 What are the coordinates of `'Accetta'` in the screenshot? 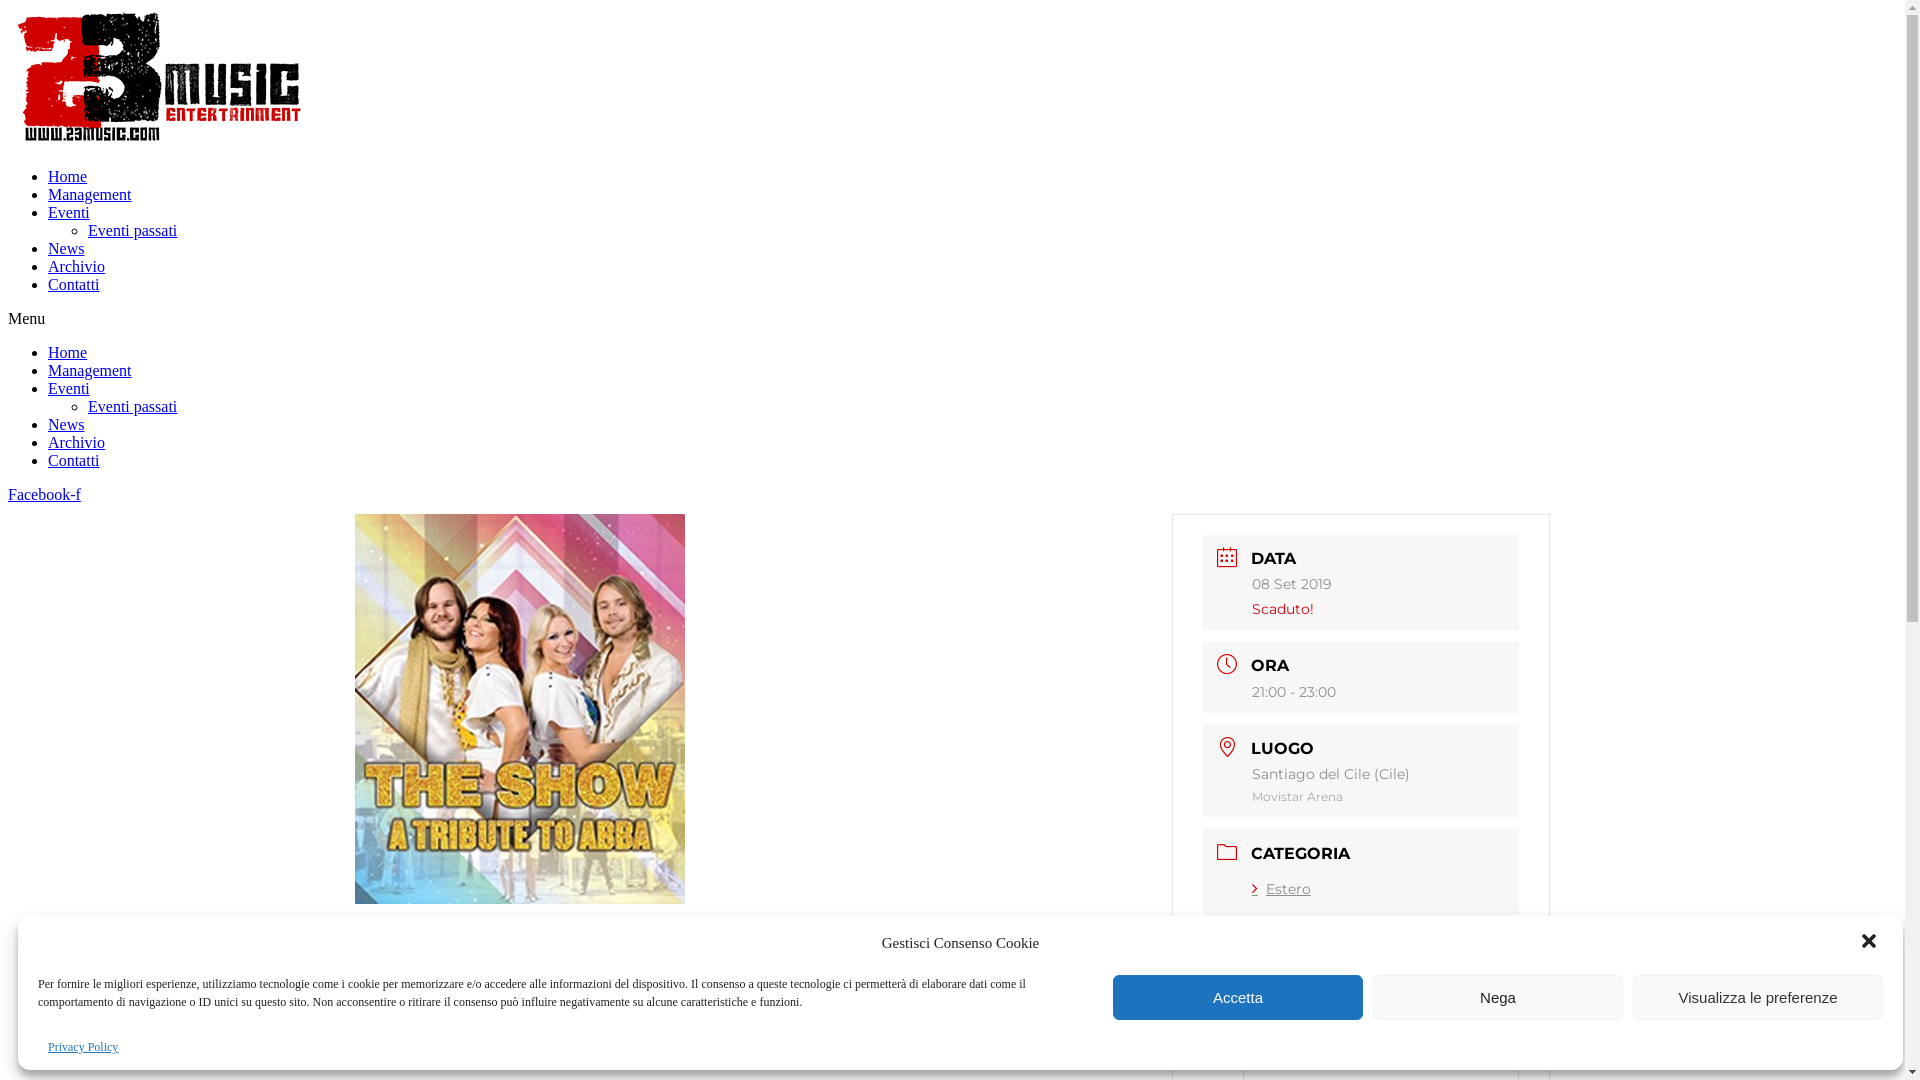 It's located at (1237, 997).